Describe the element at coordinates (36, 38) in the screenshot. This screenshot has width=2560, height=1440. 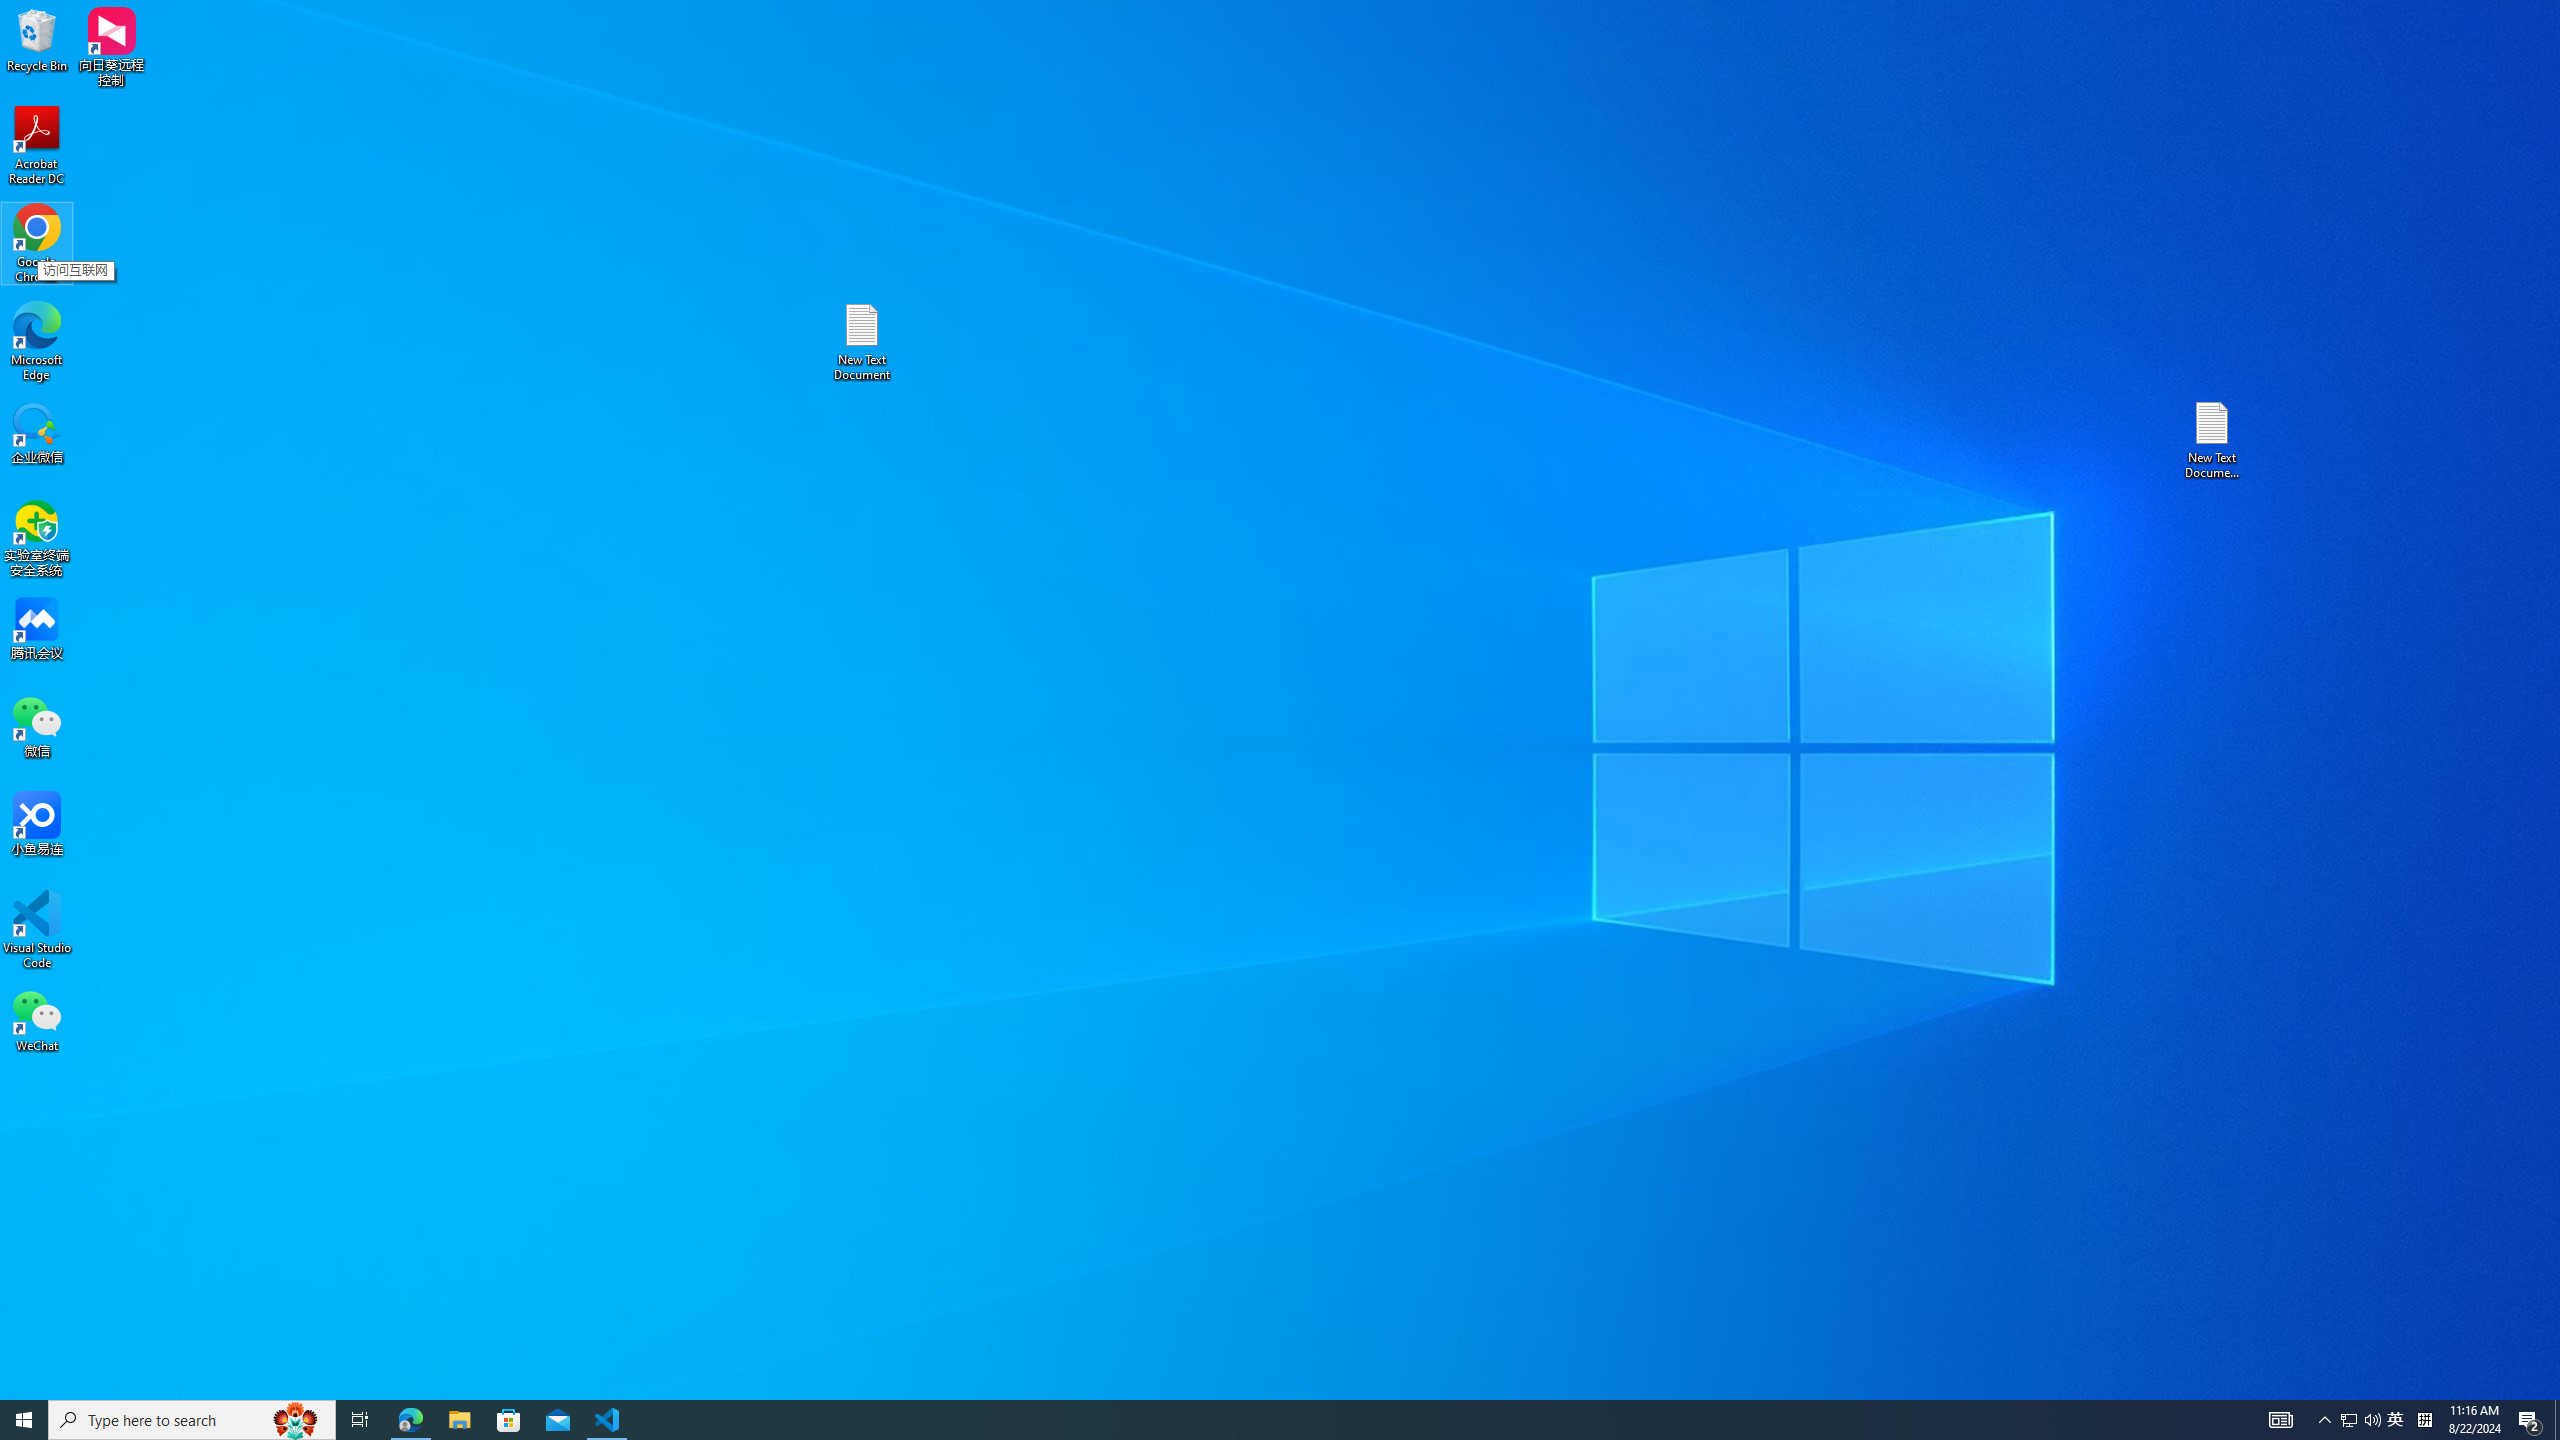
I see `'Recycle Bin'` at that location.